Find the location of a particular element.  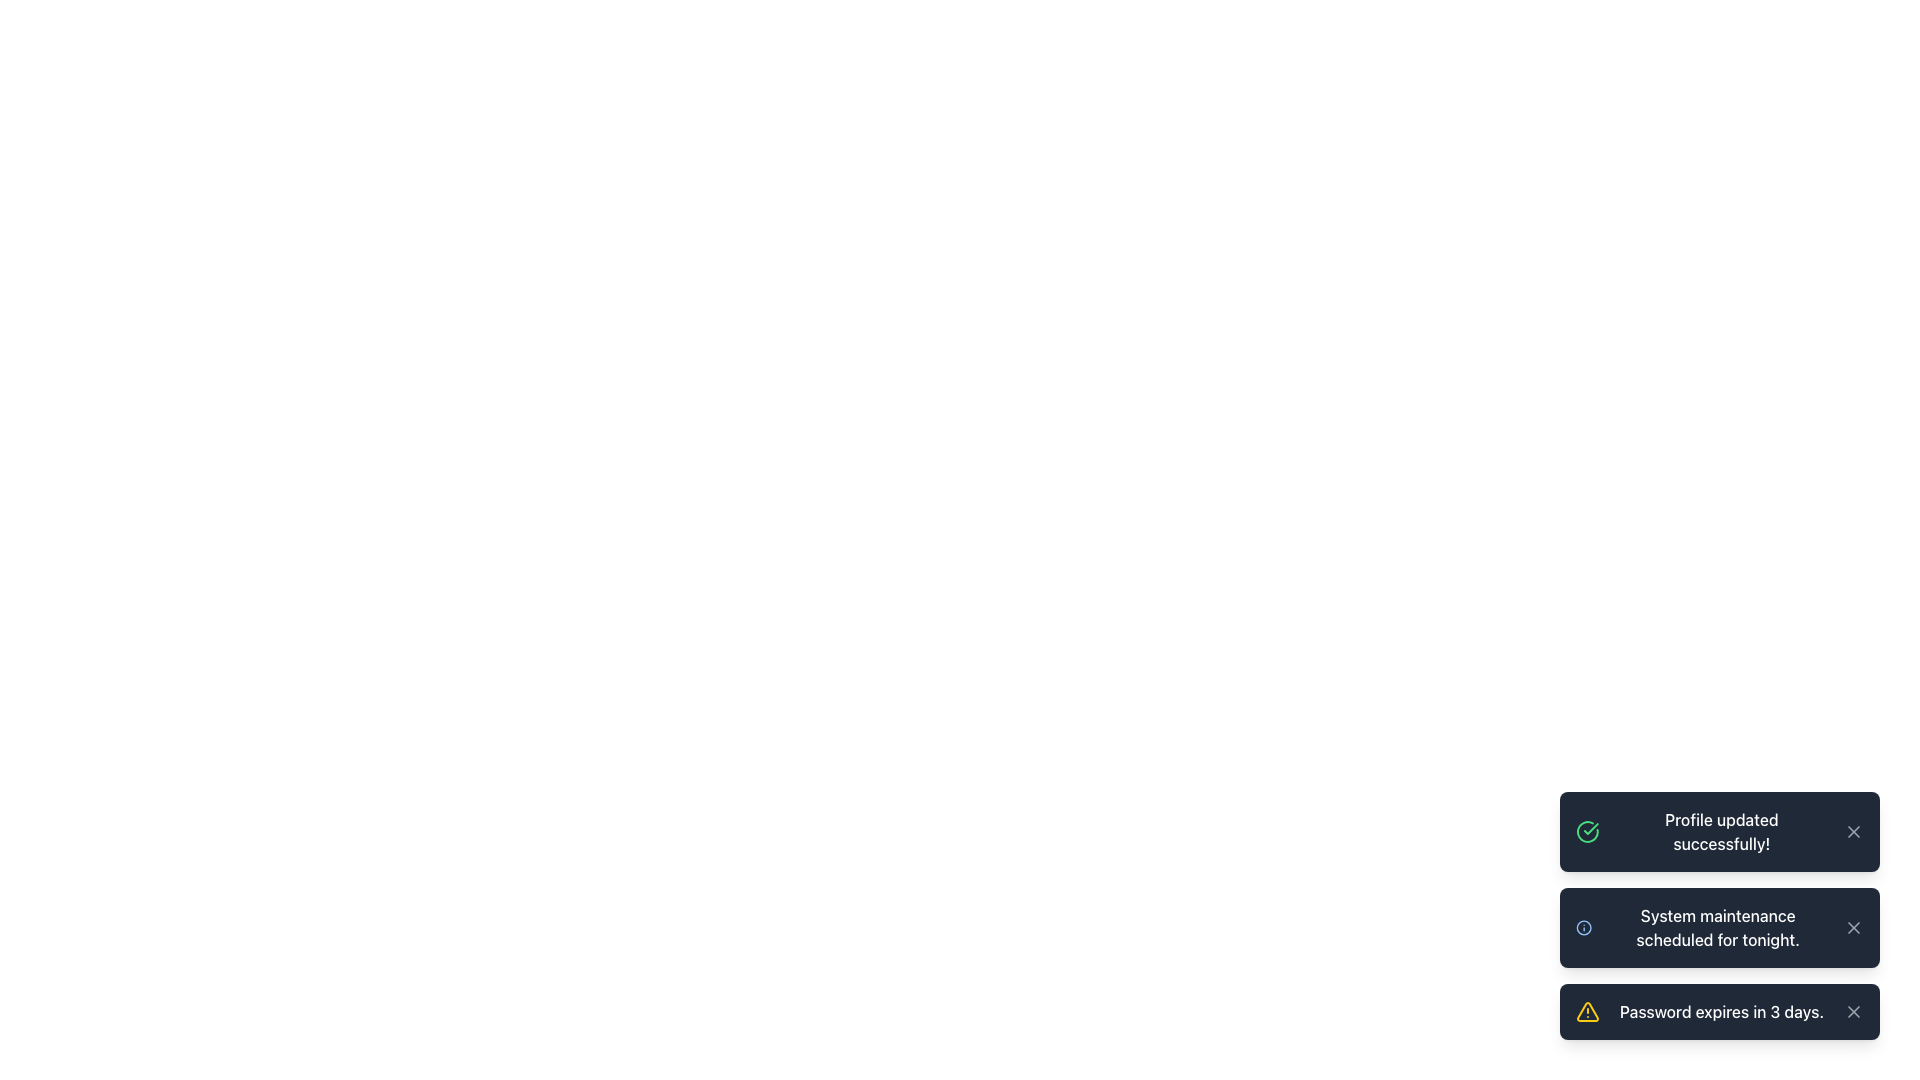

the close button icon, which is a diagonal line forming a cross, located at the far right of the bottom notification card containing the text 'Password expires in 3 days.' is located at coordinates (1852, 1011).